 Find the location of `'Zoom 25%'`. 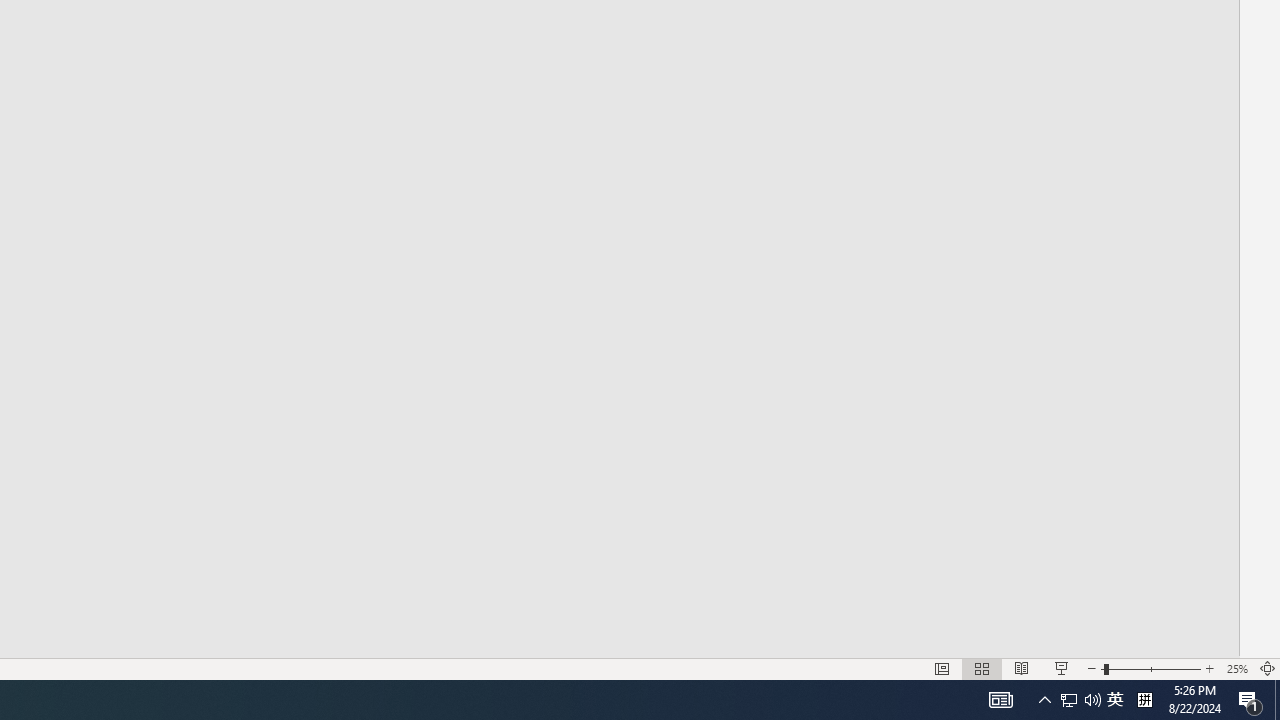

'Zoom 25%' is located at coordinates (1236, 669).